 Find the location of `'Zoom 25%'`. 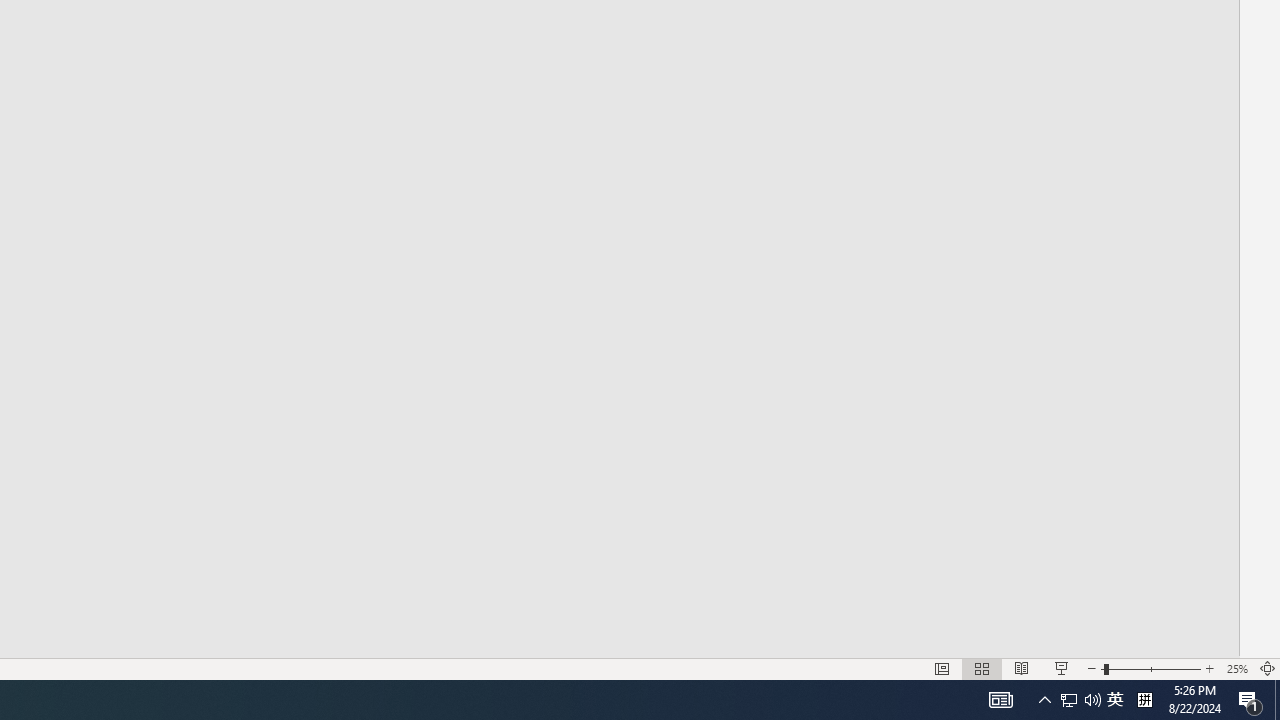

'Zoom 25%' is located at coordinates (1236, 669).